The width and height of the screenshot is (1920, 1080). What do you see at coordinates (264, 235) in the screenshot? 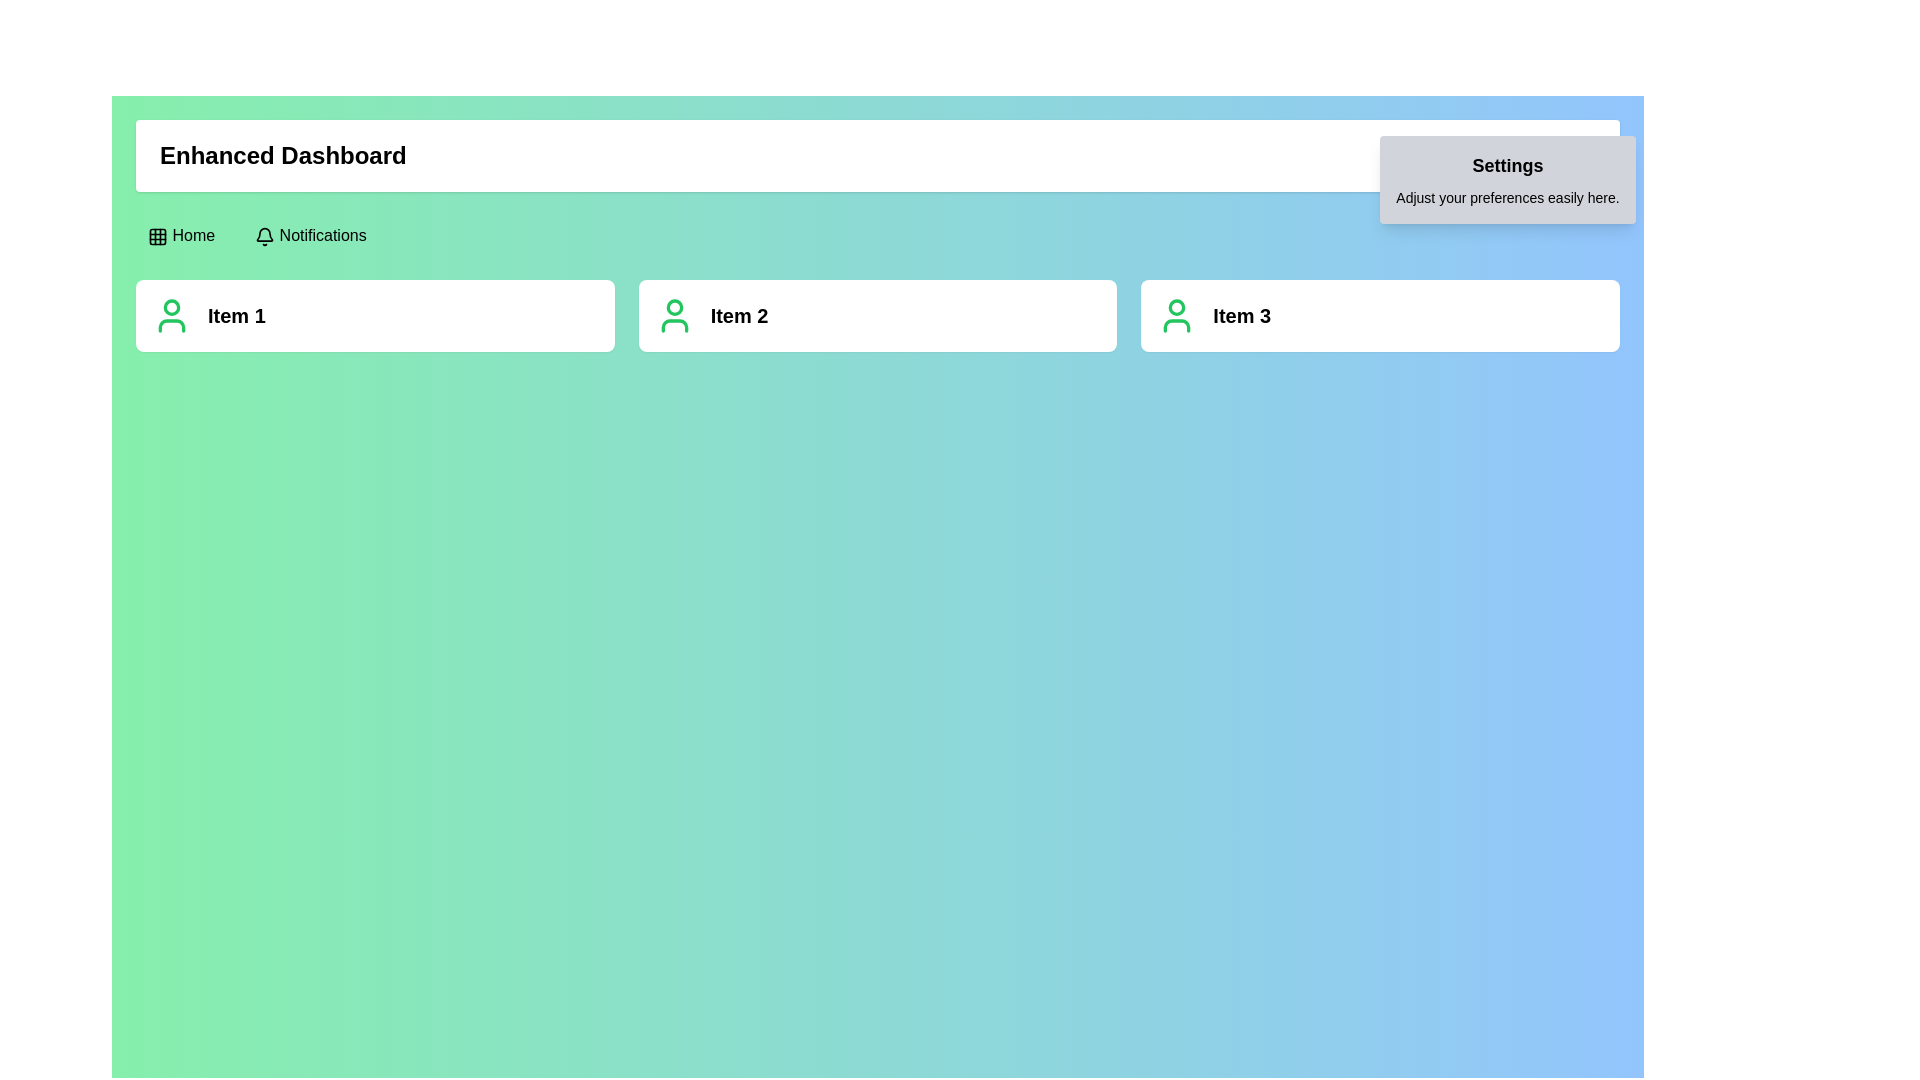
I see `the notification icon located to the left of the 'Notifications' text in the navigation bar` at bounding box center [264, 235].